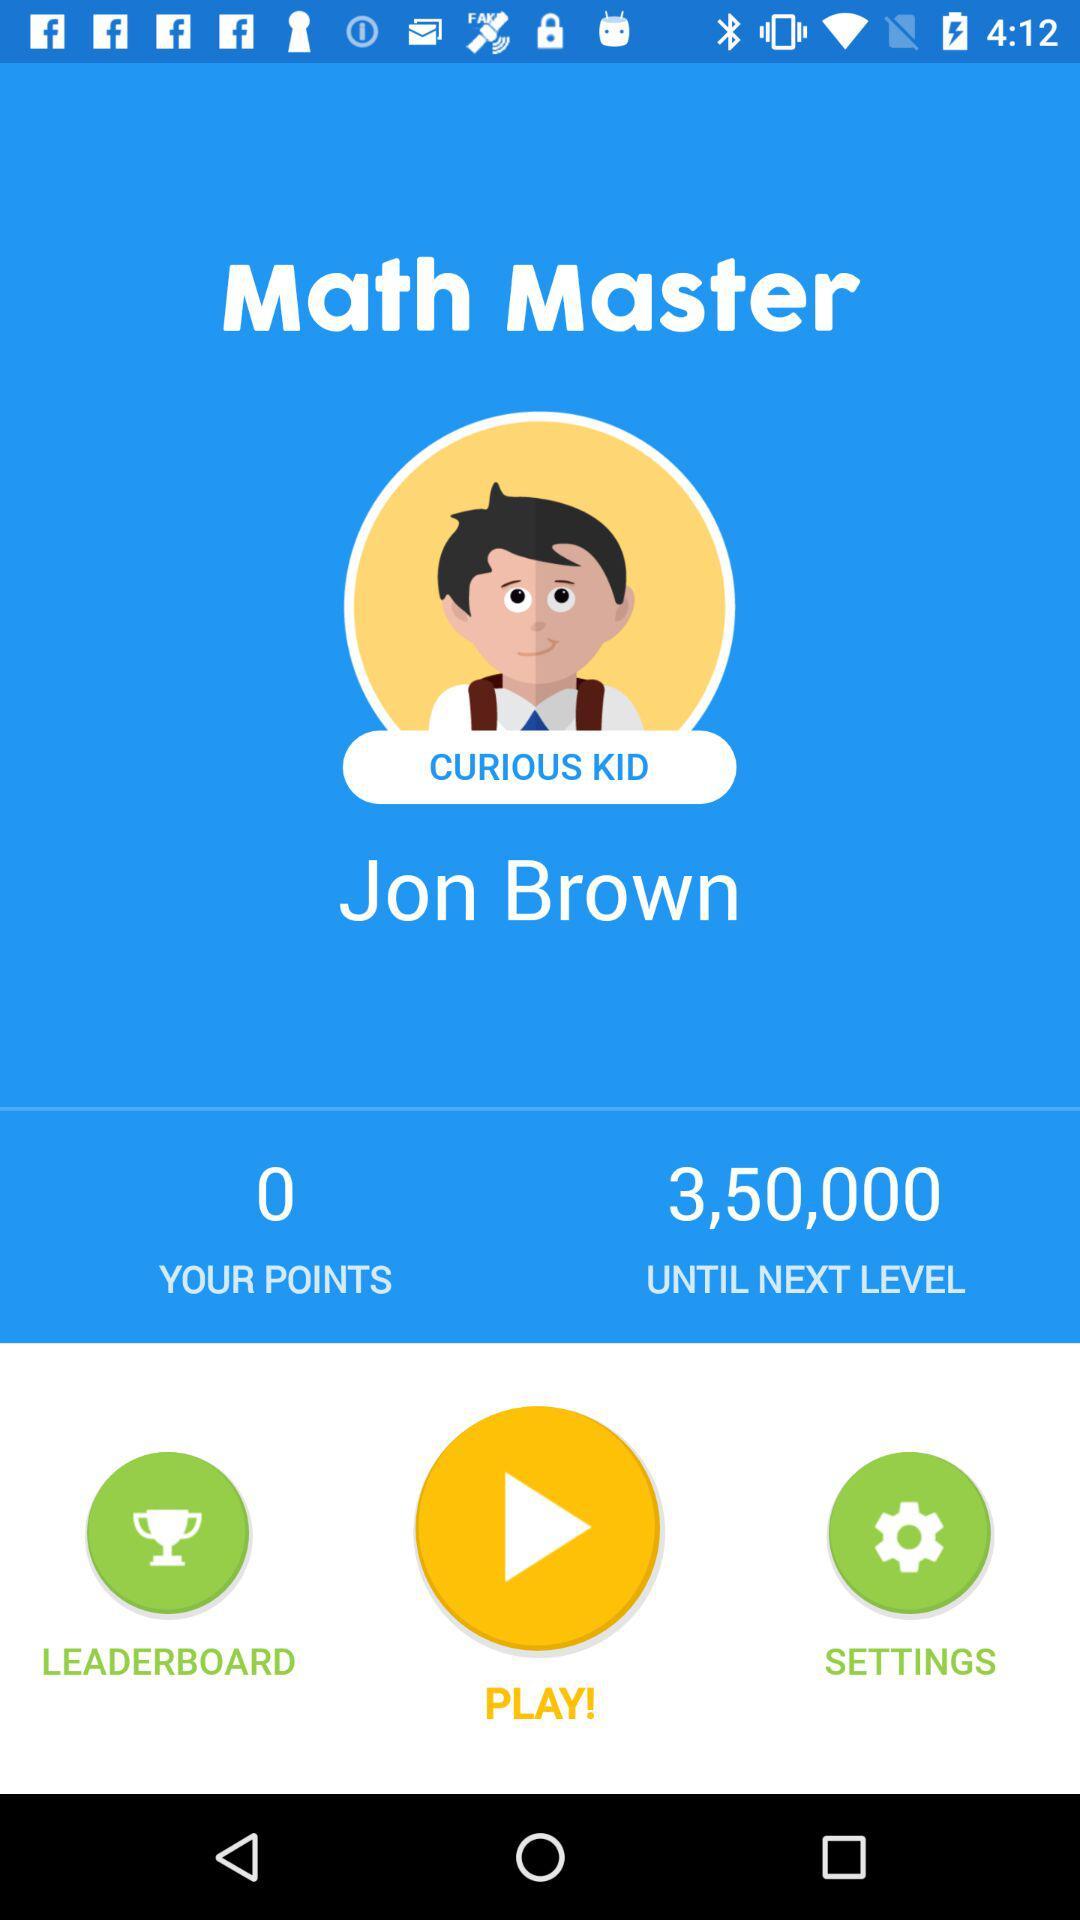  Describe the element at coordinates (167, 1535) in the screenshot. I see `show leaderboard` at that location.